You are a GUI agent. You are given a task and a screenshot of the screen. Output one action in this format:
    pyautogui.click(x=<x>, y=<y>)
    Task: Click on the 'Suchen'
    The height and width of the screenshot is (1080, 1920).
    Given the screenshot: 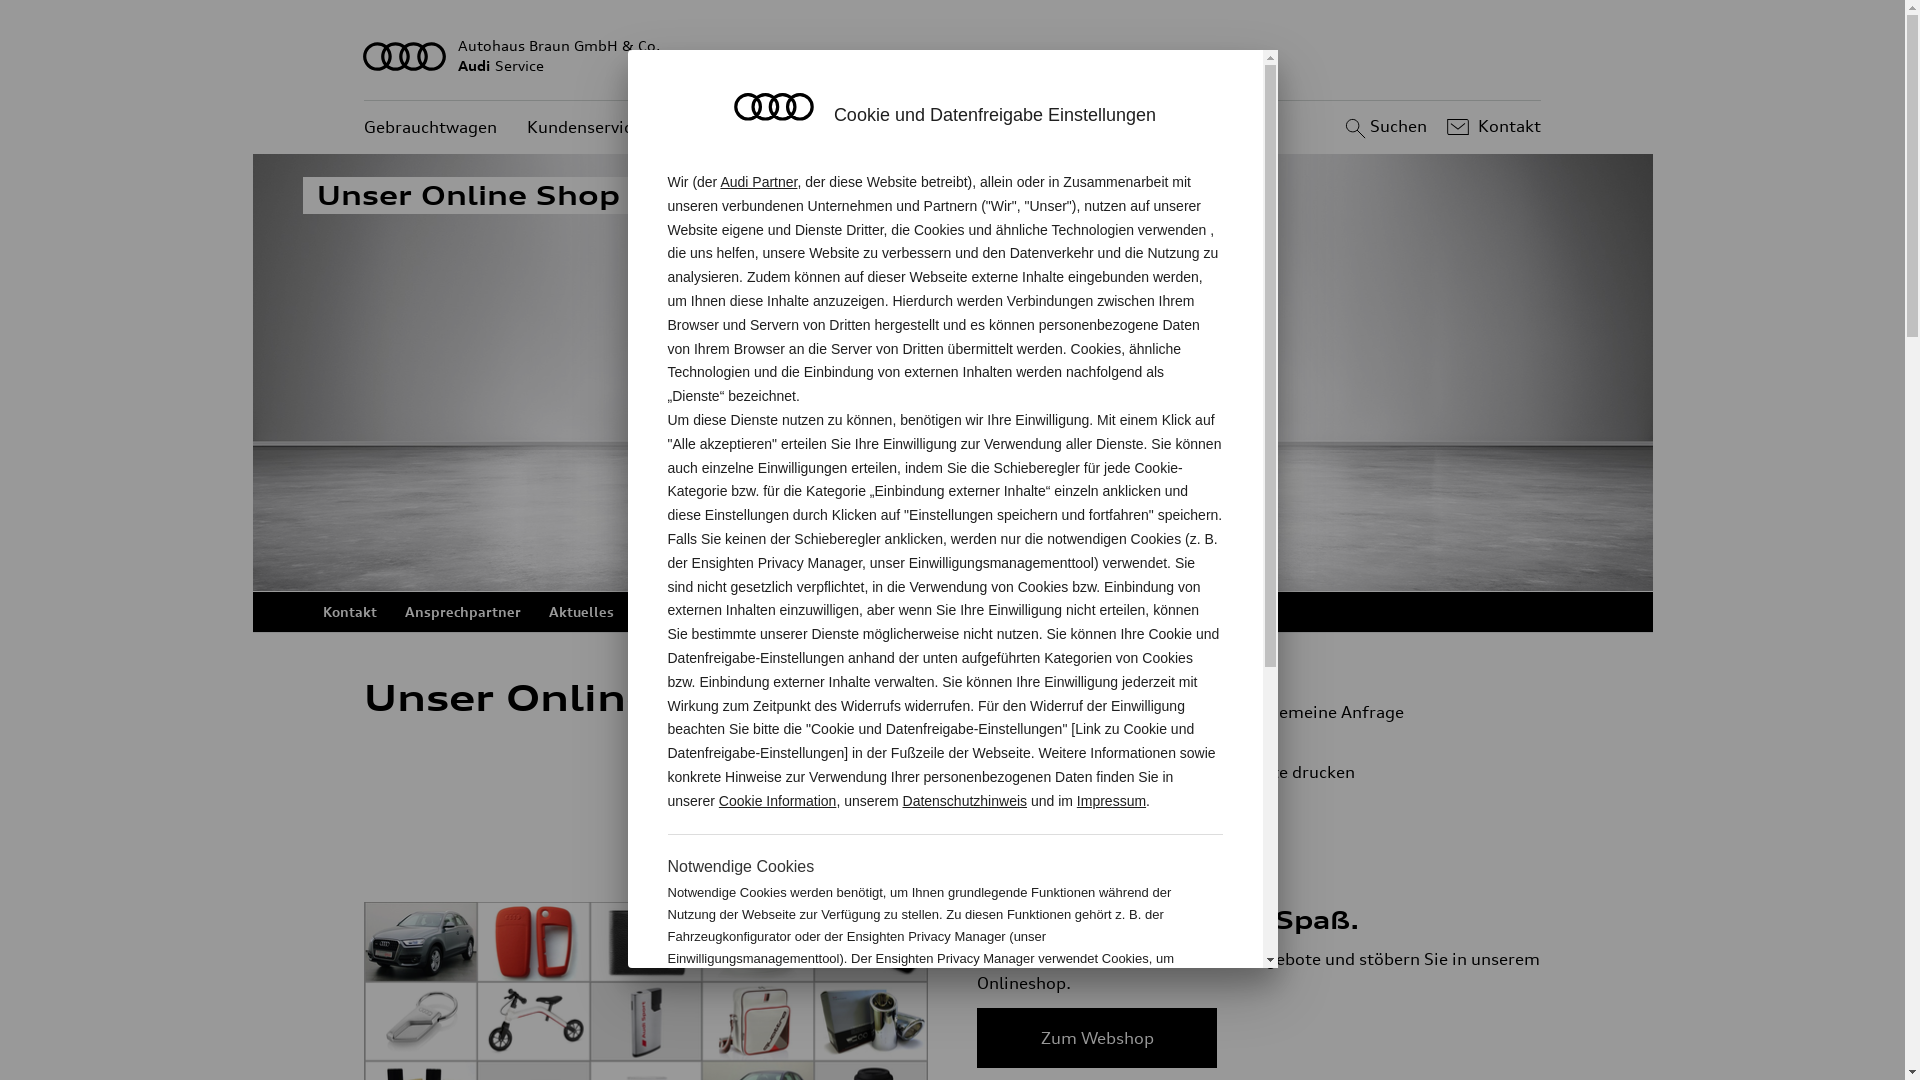 What is the action you would take?
    pyautogui.click(x=1382, y=127)
    